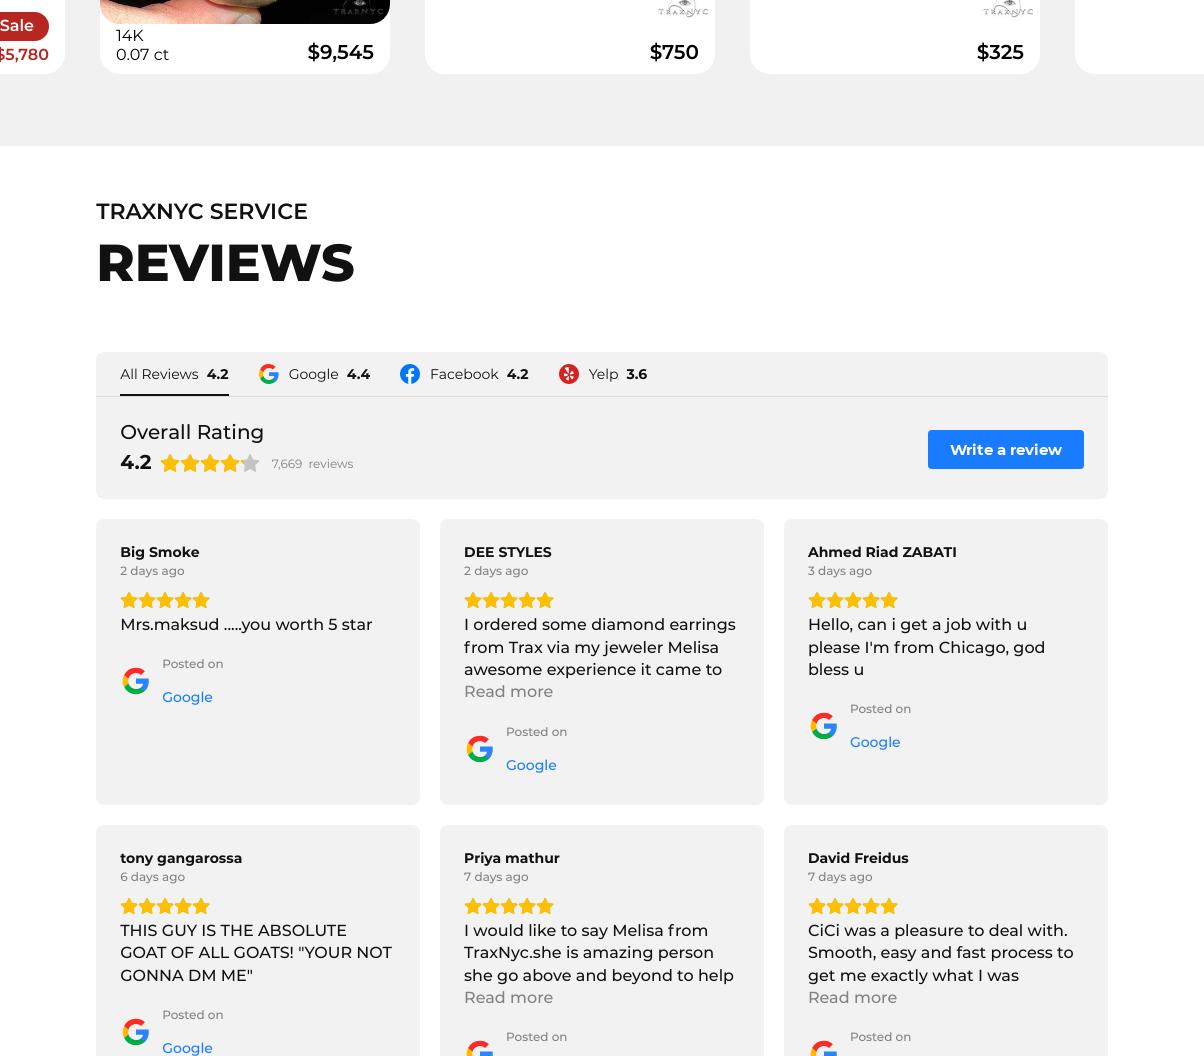 The image size is (1204, 1056). What do you see at coordinates (807, 964) in the screenshot?
I see `'CiCi was a pleasure to deal with.
Smooth, easy and fast process to get me exactly what I was looking for.'` at bounding box center [807, 964].